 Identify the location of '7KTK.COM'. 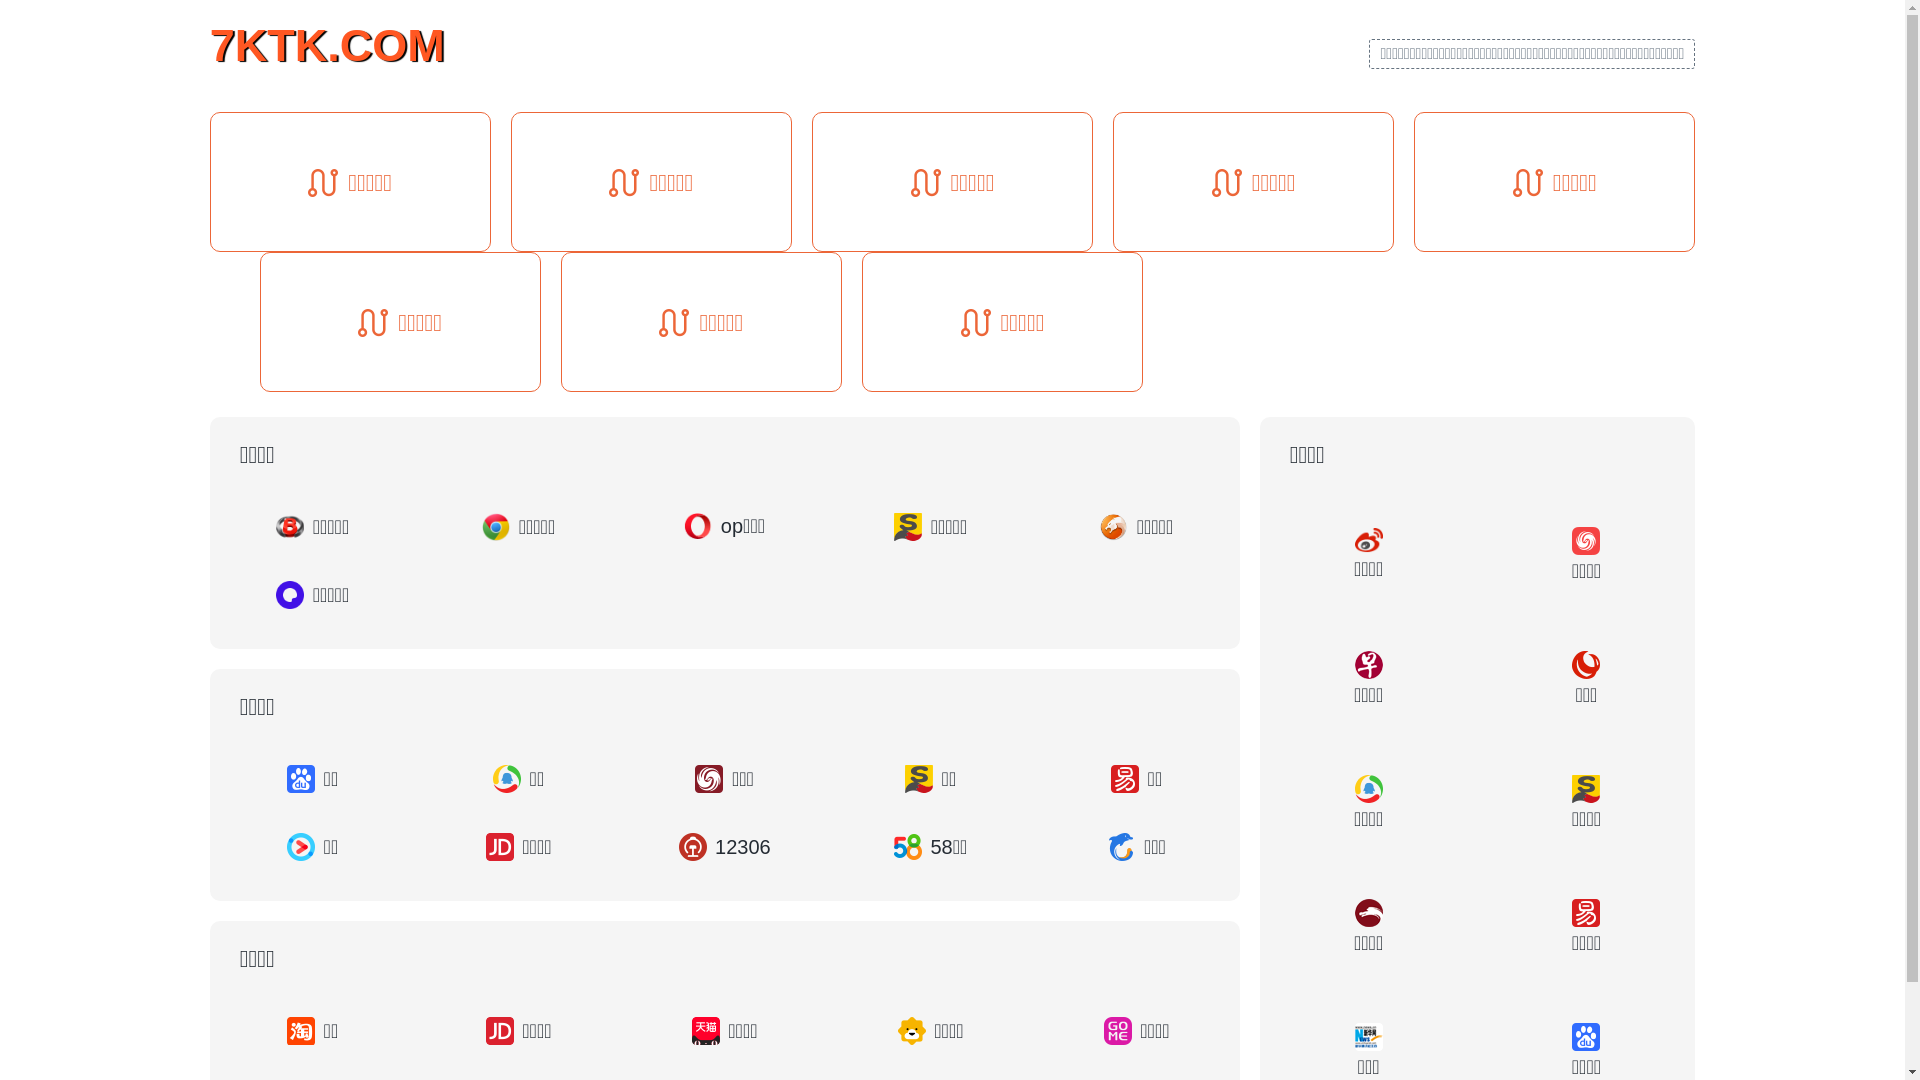
(327, 43).